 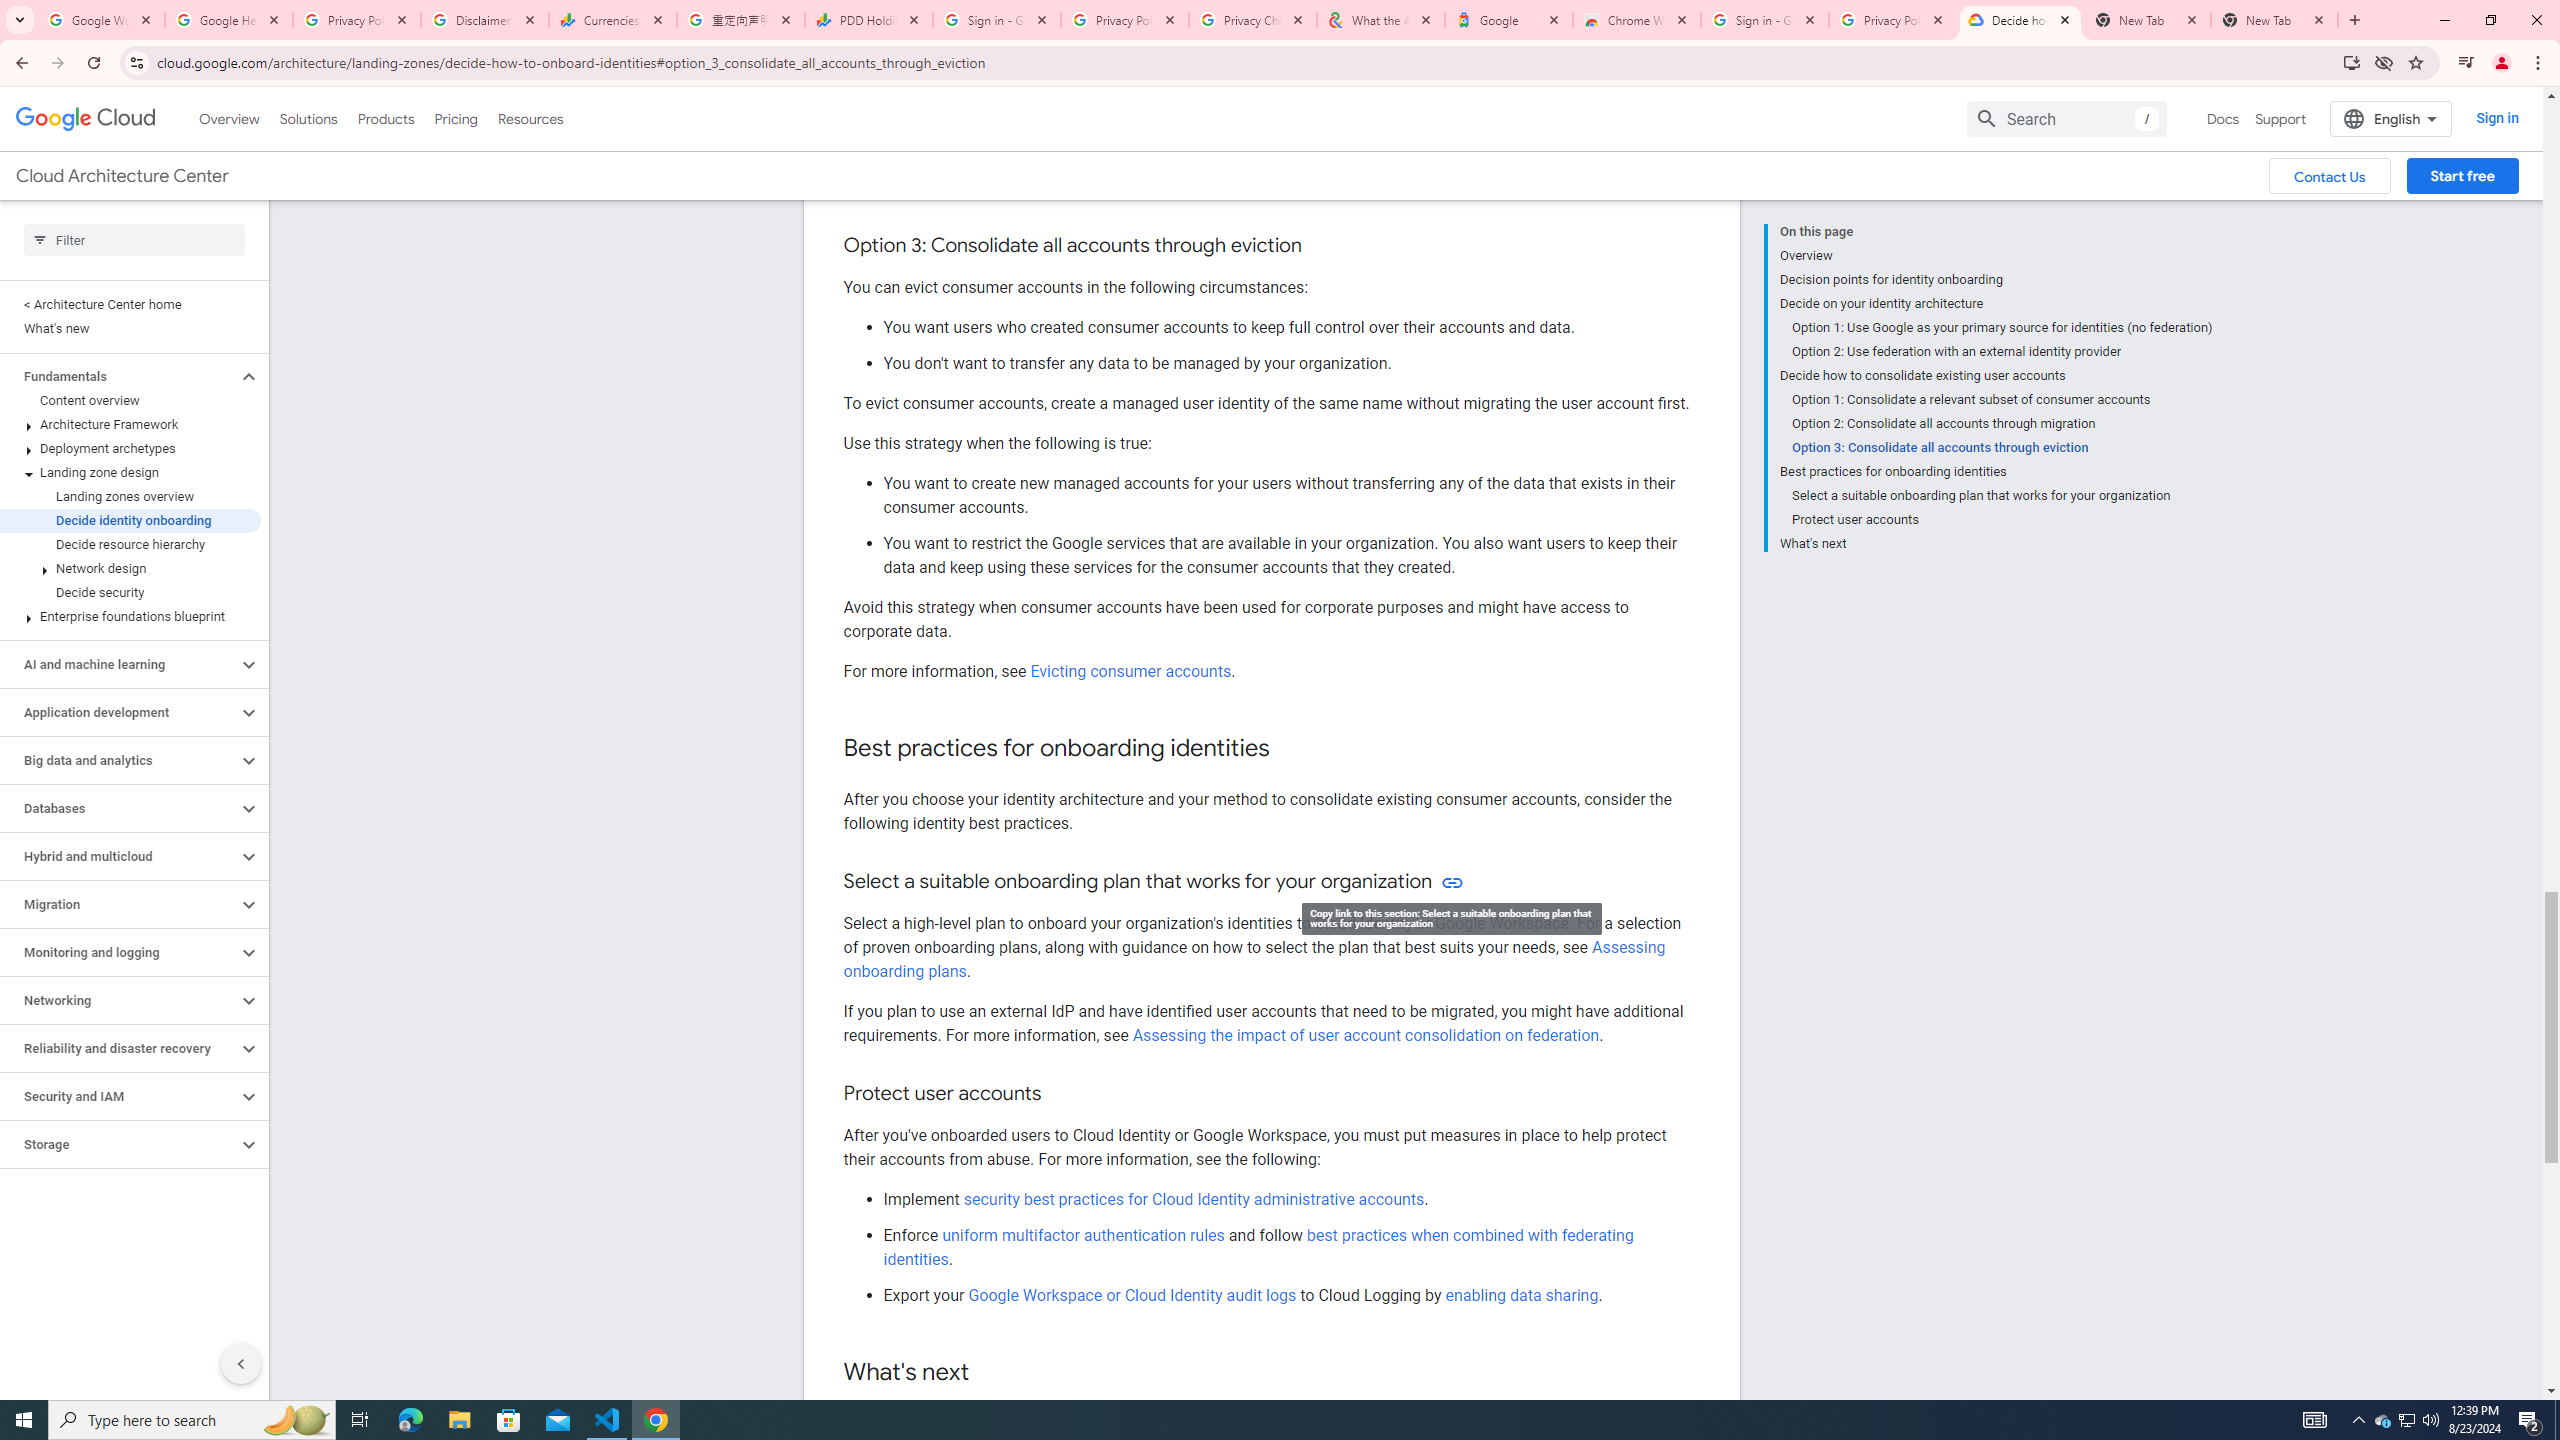 What do you see at coordinates (1252, 19) in the screenshot?
I see `'Privacy Checkup'` at bounding box center [1252, 19].